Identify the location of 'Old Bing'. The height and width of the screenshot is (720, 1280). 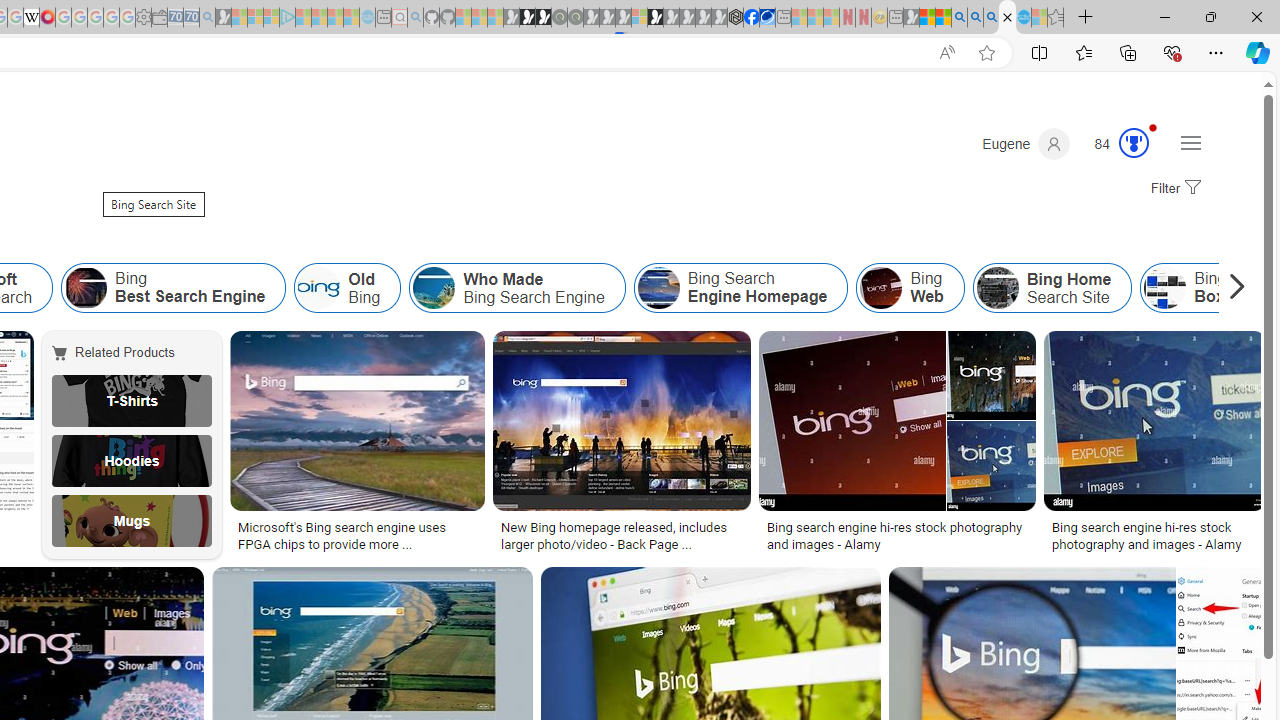
(318, 288).